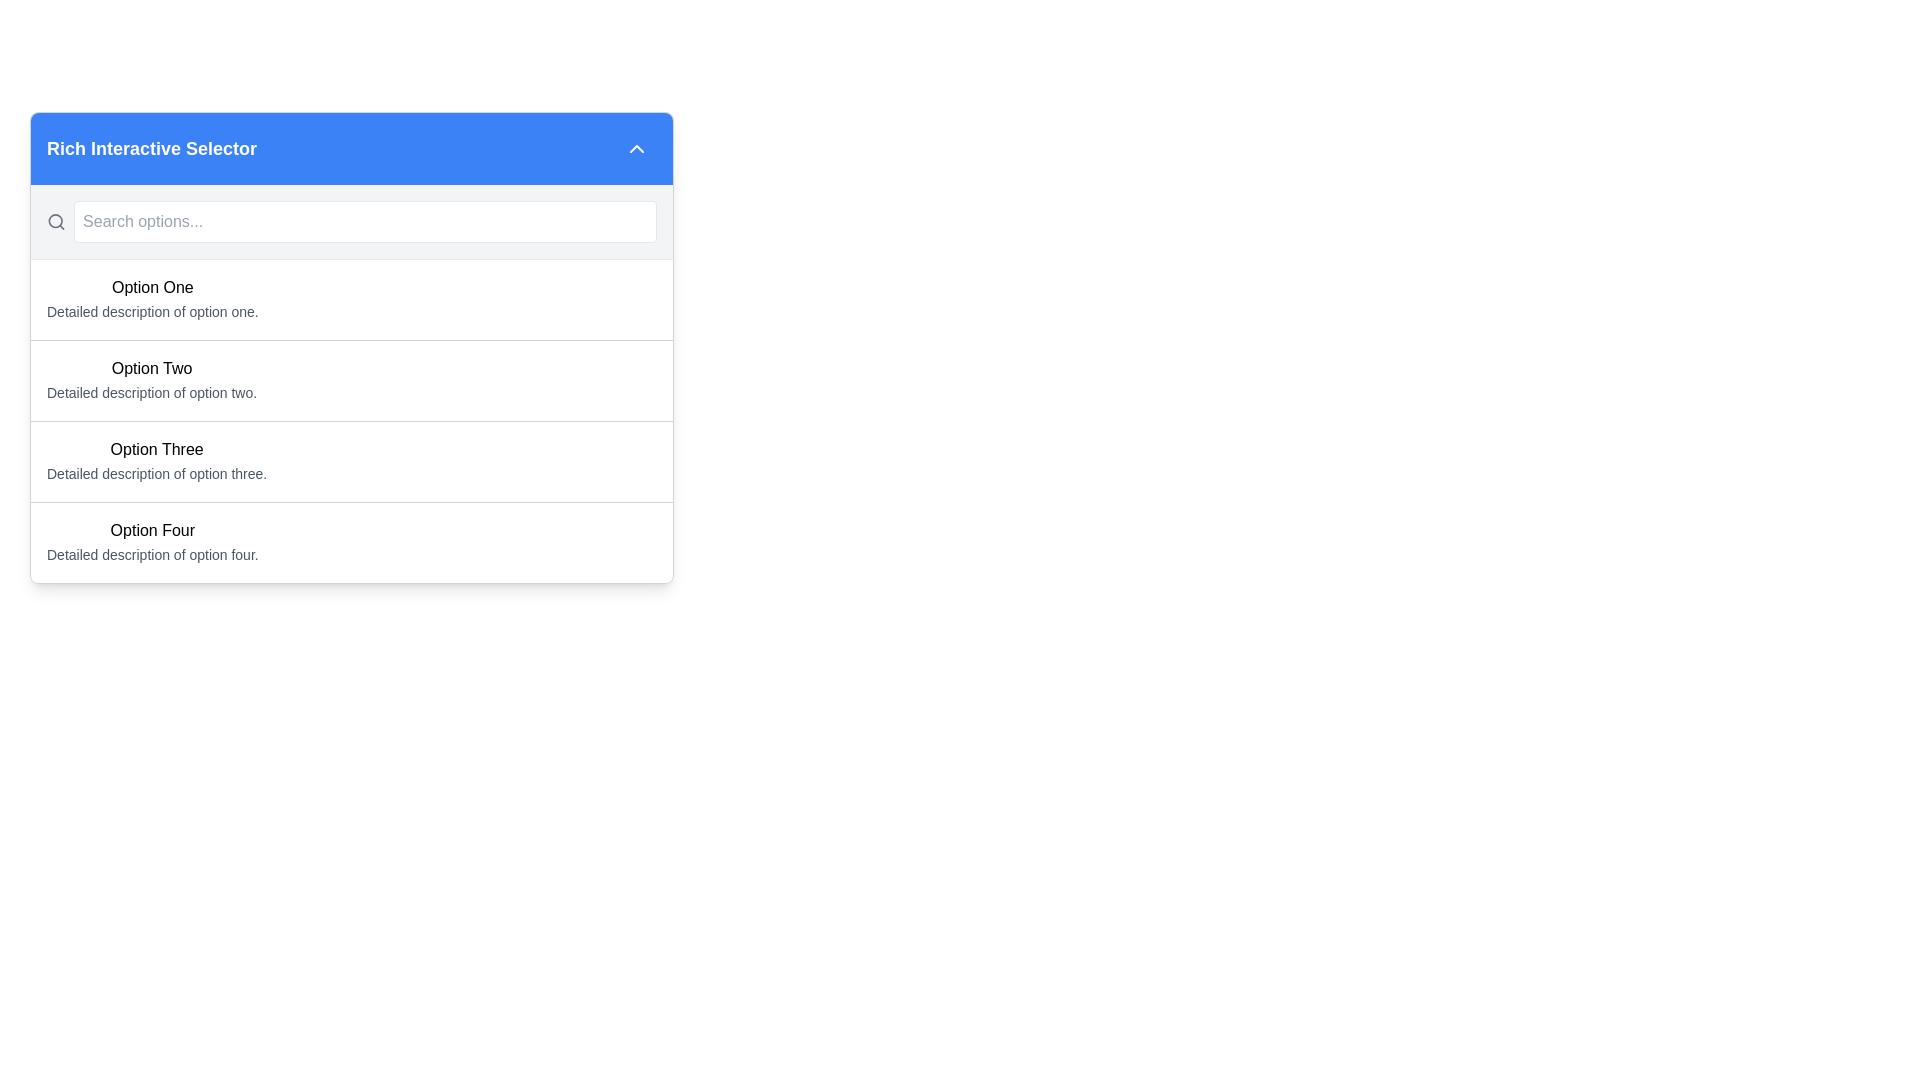  I want to click on the text label element styled as a heading with the text 'Option Three', so click(156, 450).